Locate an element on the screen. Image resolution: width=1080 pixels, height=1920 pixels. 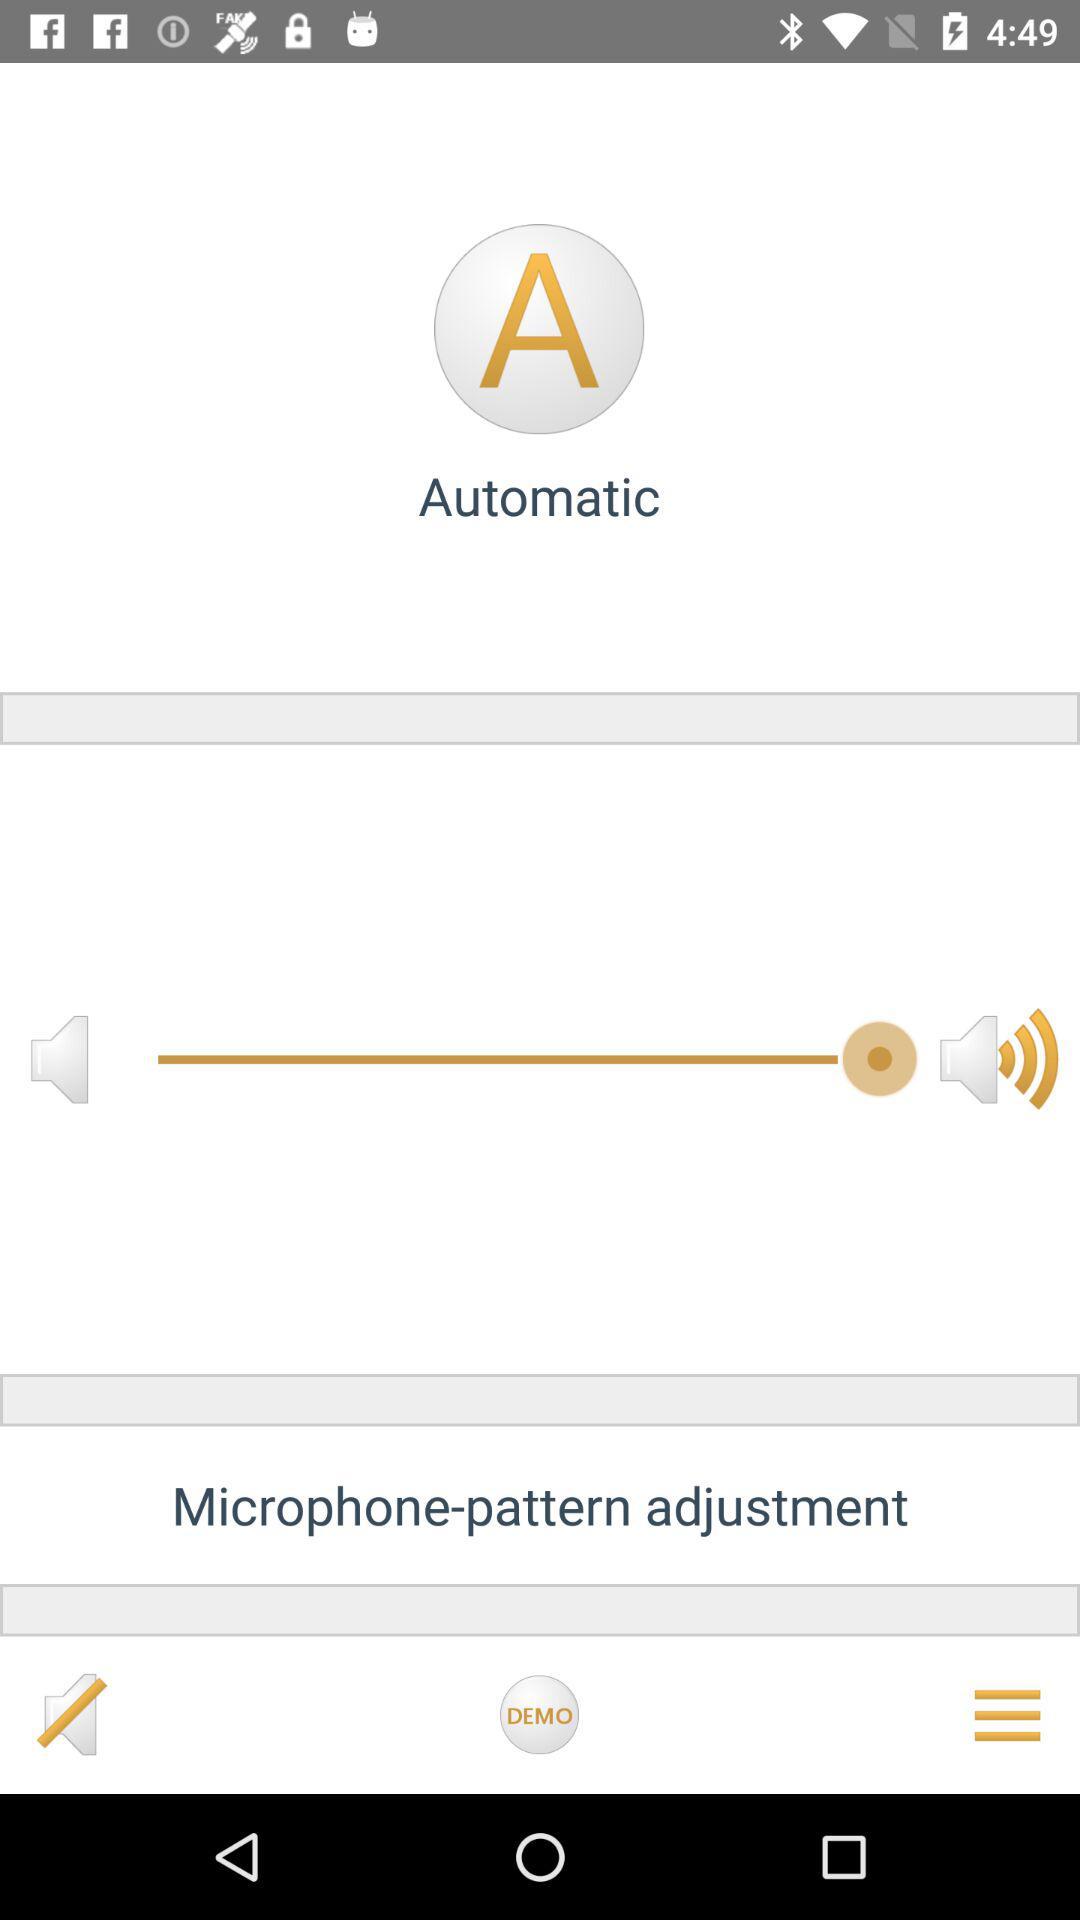
icon at the bottom right corner is located at coordinates (1007, 1714).